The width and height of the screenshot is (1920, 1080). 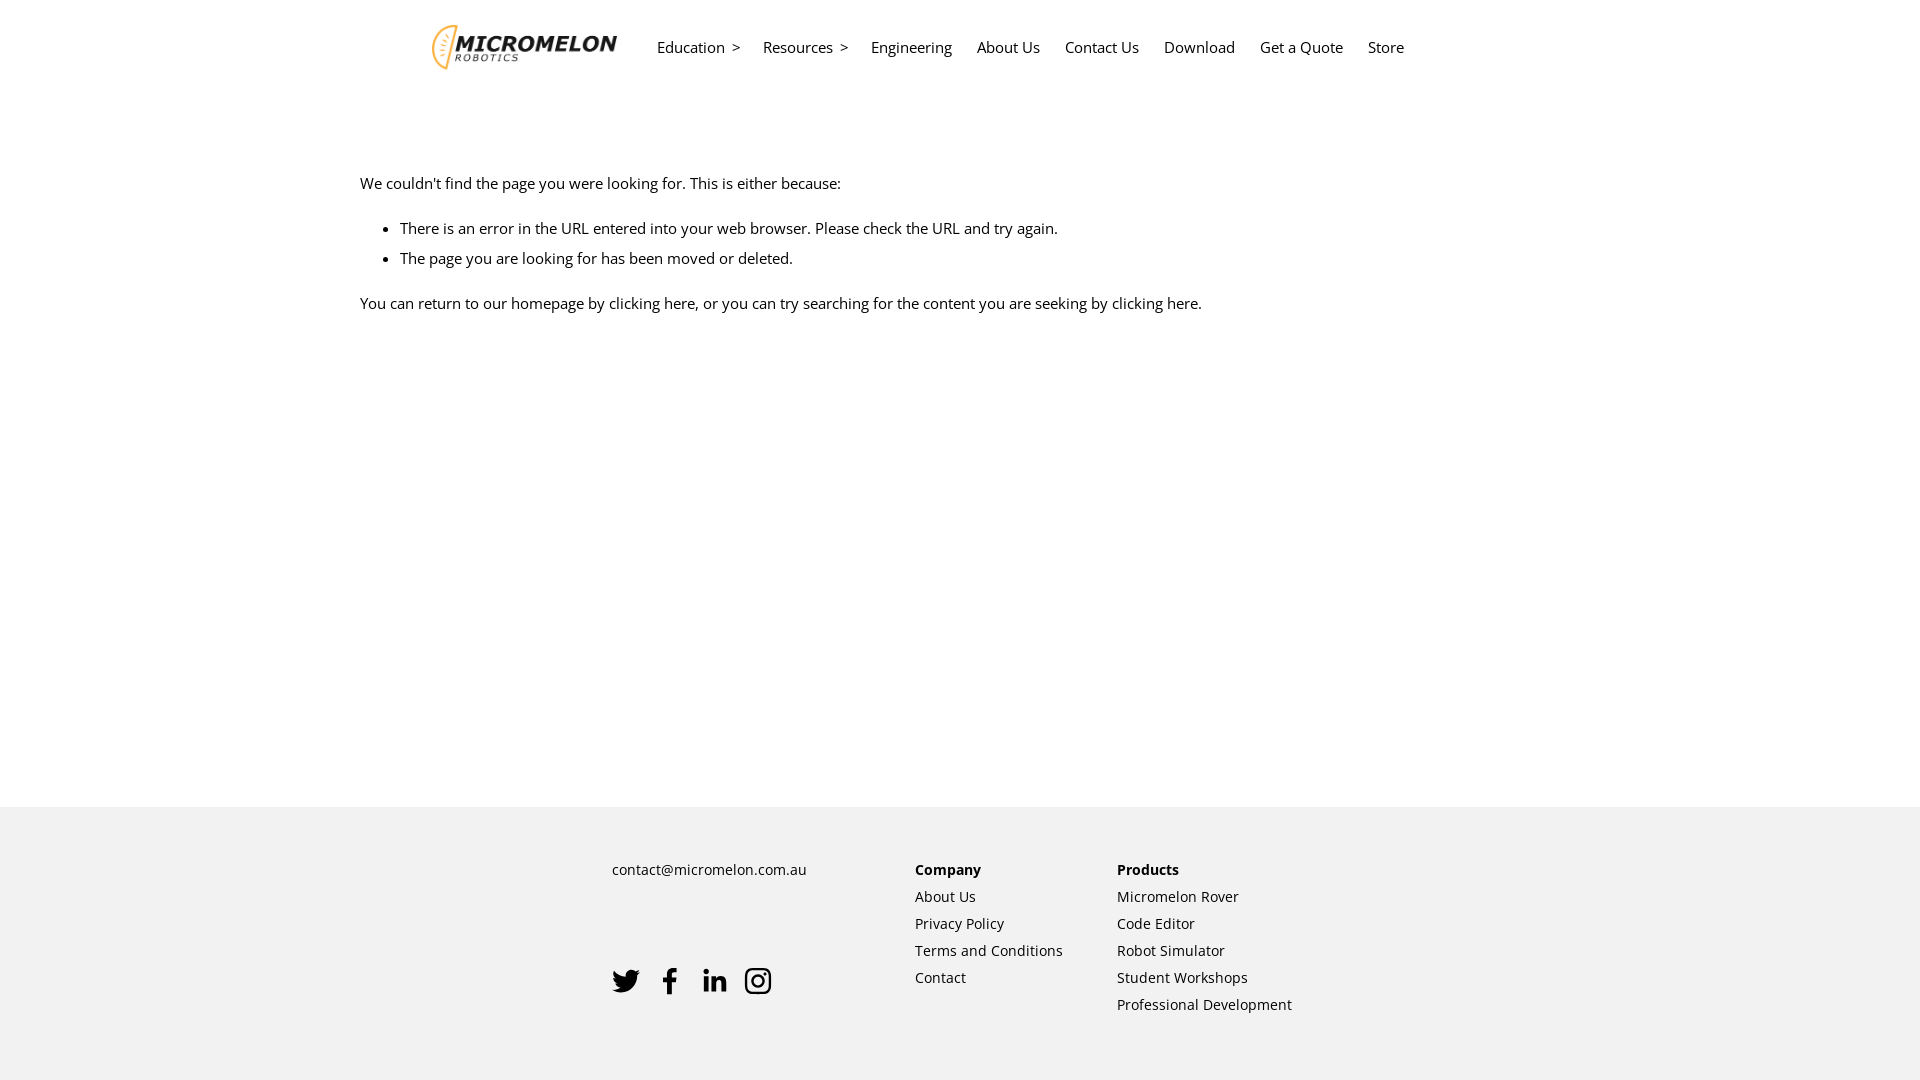 I want to click on 'Robot Simulator', so click(x=1171, y=950).